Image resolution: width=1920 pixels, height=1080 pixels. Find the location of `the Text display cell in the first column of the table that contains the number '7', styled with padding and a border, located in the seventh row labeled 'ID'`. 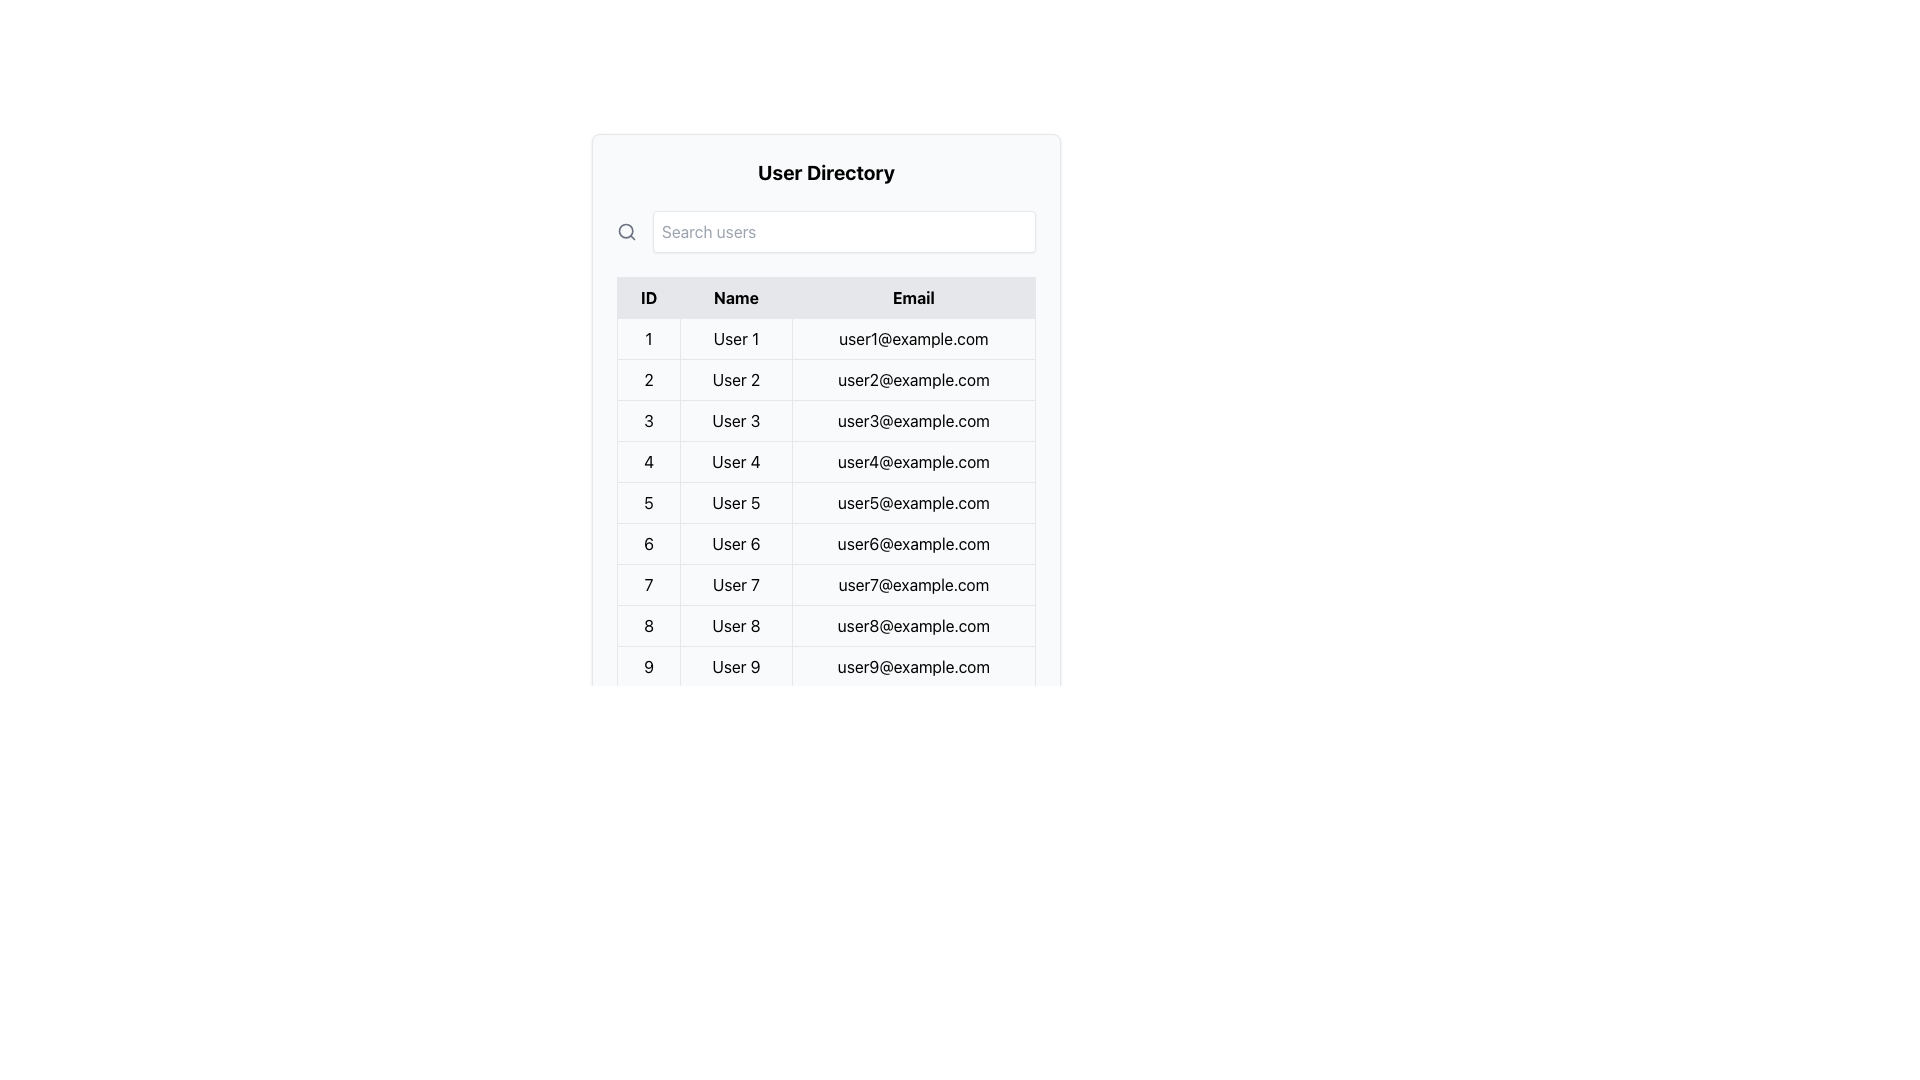

the Text display cell in the first column of the table that contains the number '7', styled with padding and a border, located in the seventh row labeled 'ID' is located at coordinates (648, 585).